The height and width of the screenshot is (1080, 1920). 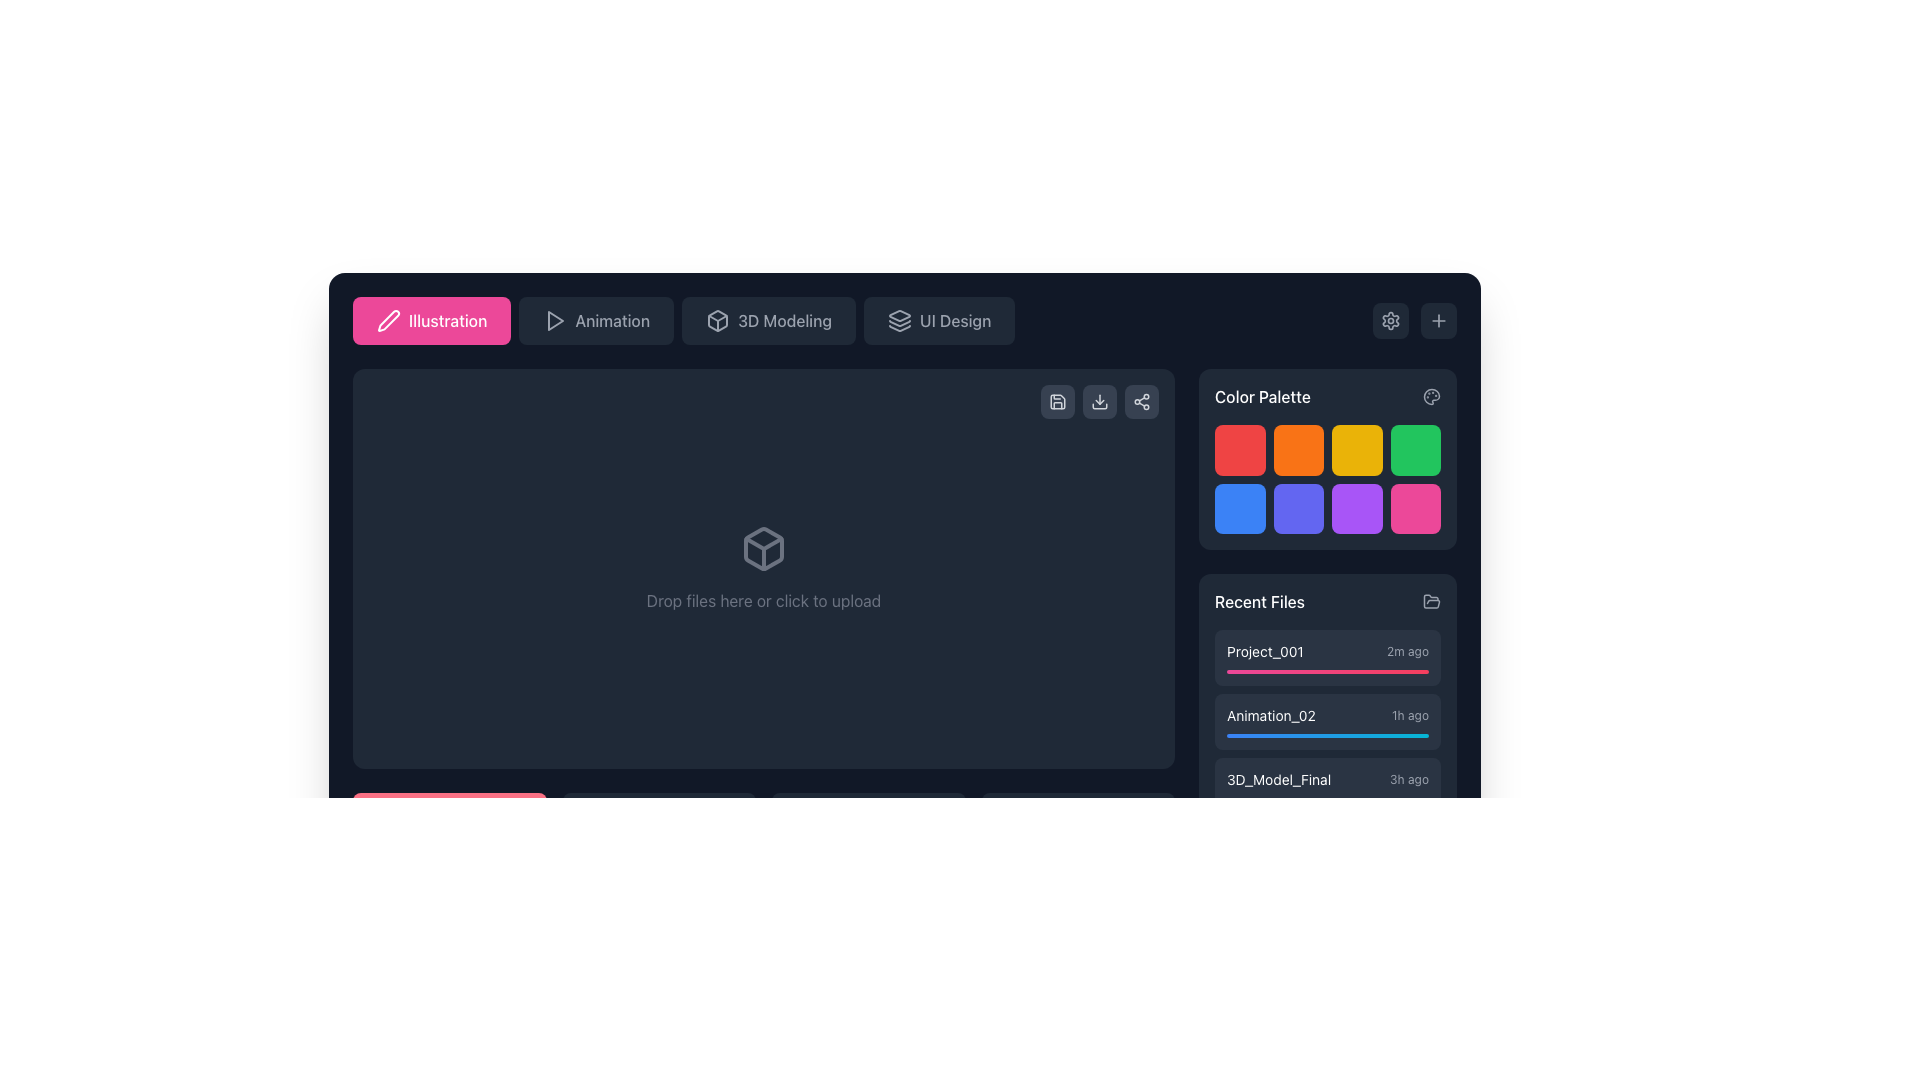 What do you see at coordinates (1264, 651) in the screenshot?
I see `text content of the first Text label in the 'Recent Files' section, which serves as an identifier for a recent project or file` at bounding box center [1264, 651].